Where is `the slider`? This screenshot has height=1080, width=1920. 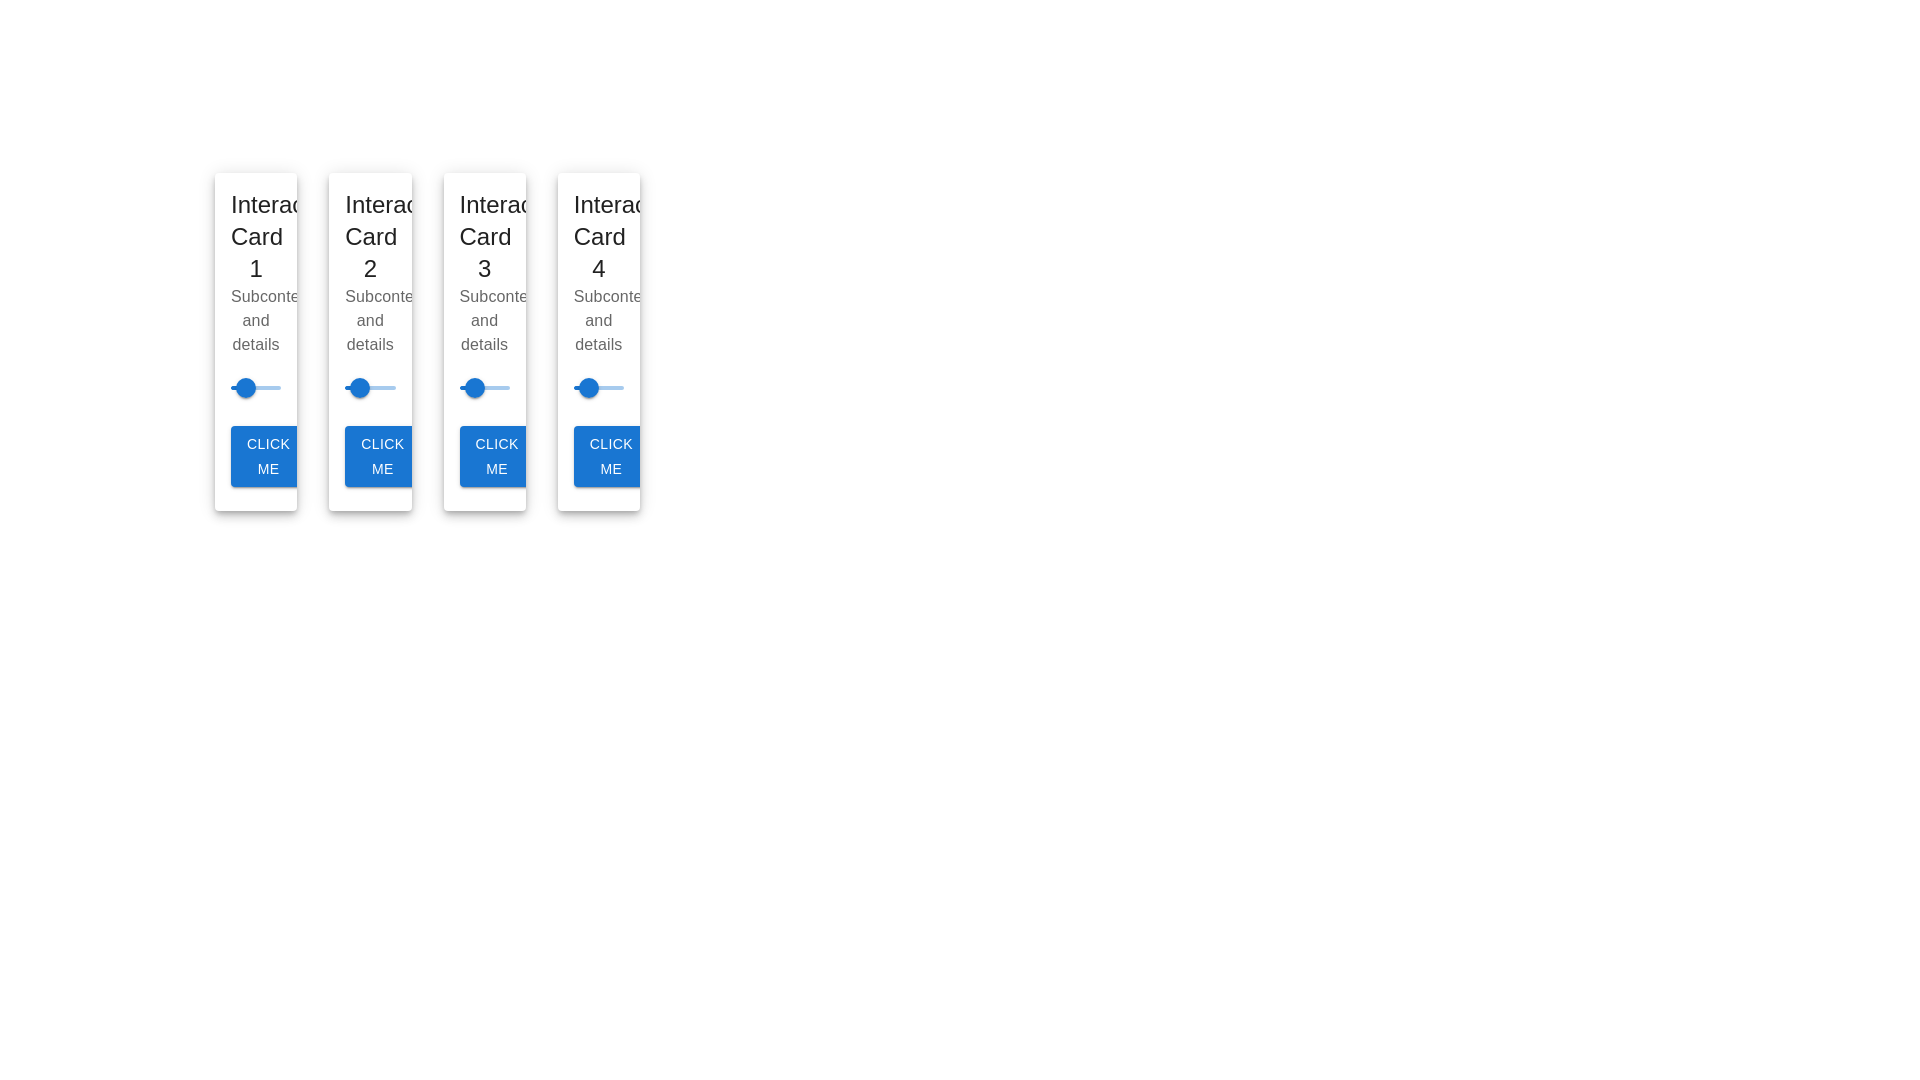 the slider is located at coordinates (390, 388).